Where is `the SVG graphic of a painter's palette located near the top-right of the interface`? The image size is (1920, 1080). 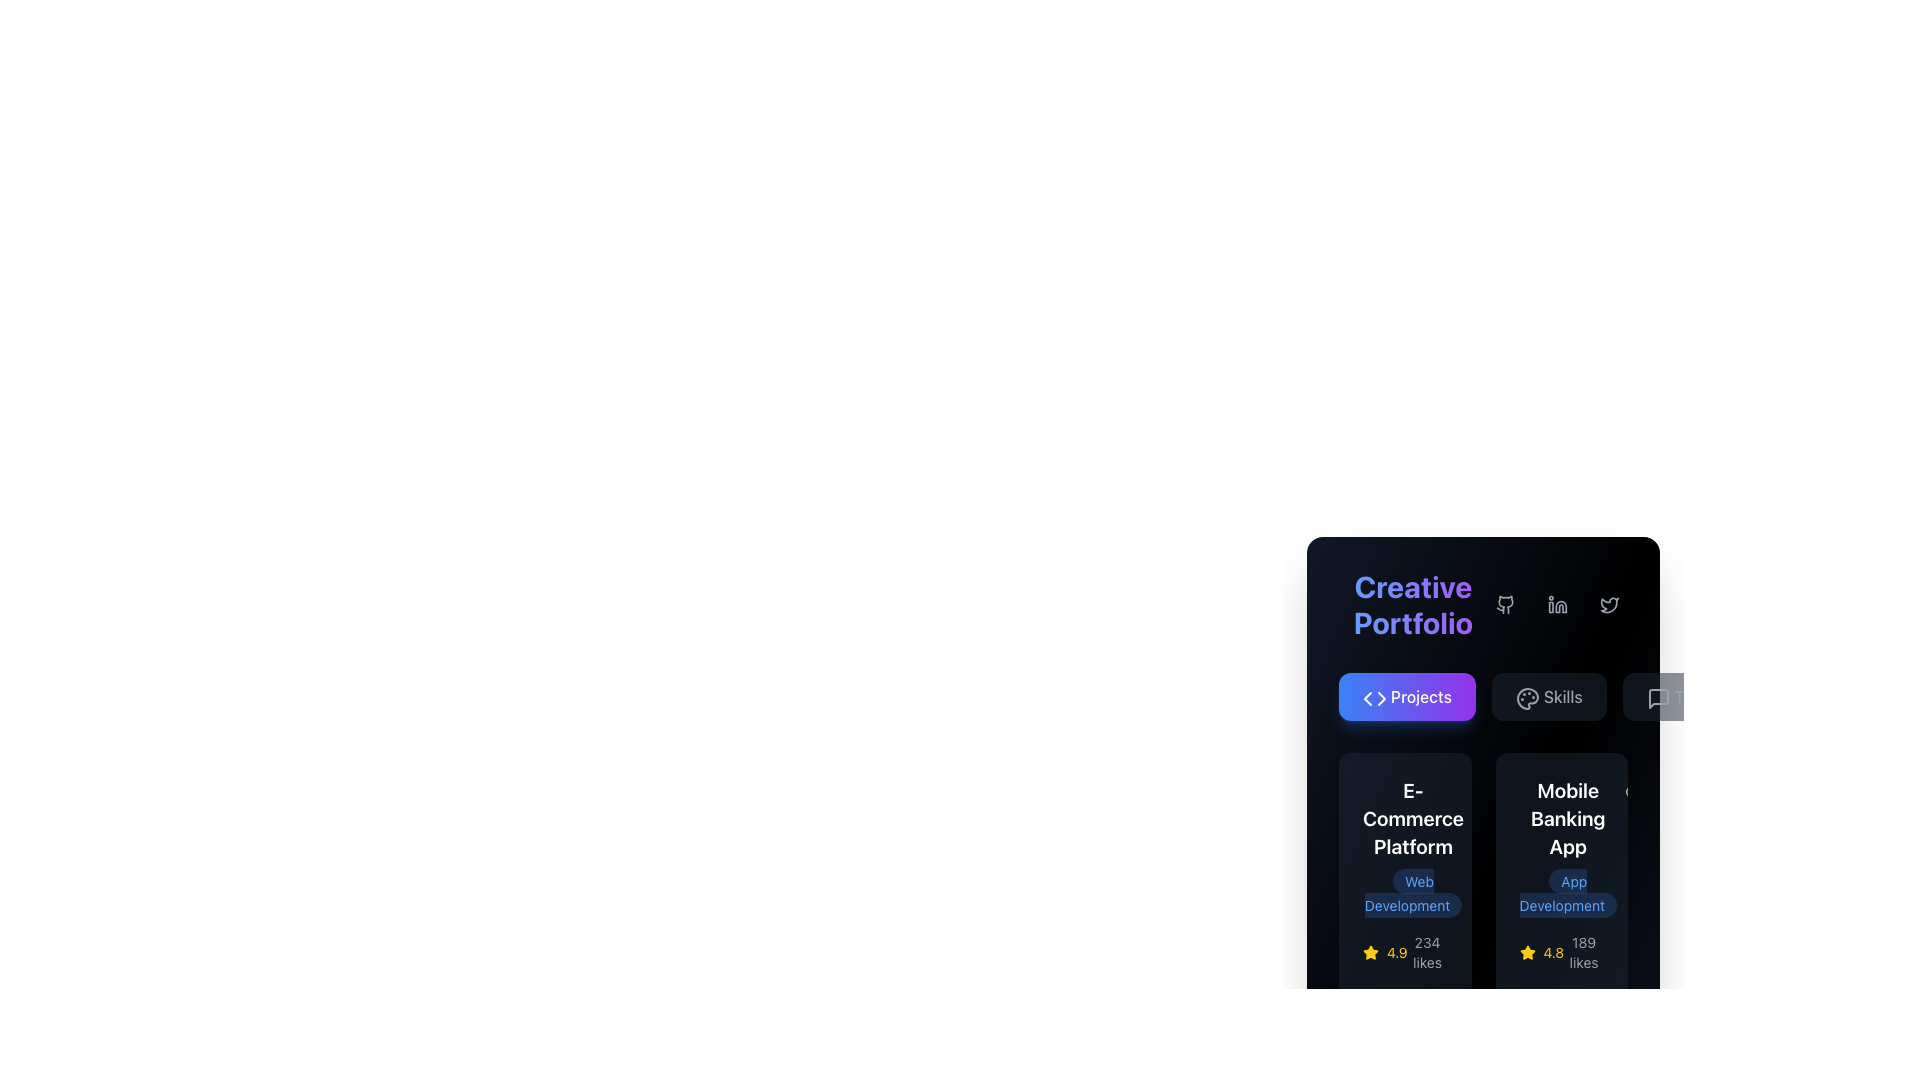
the SVG graphic of a painter's palette located near the top-right of the interface is located at coordinates (1526, 697).